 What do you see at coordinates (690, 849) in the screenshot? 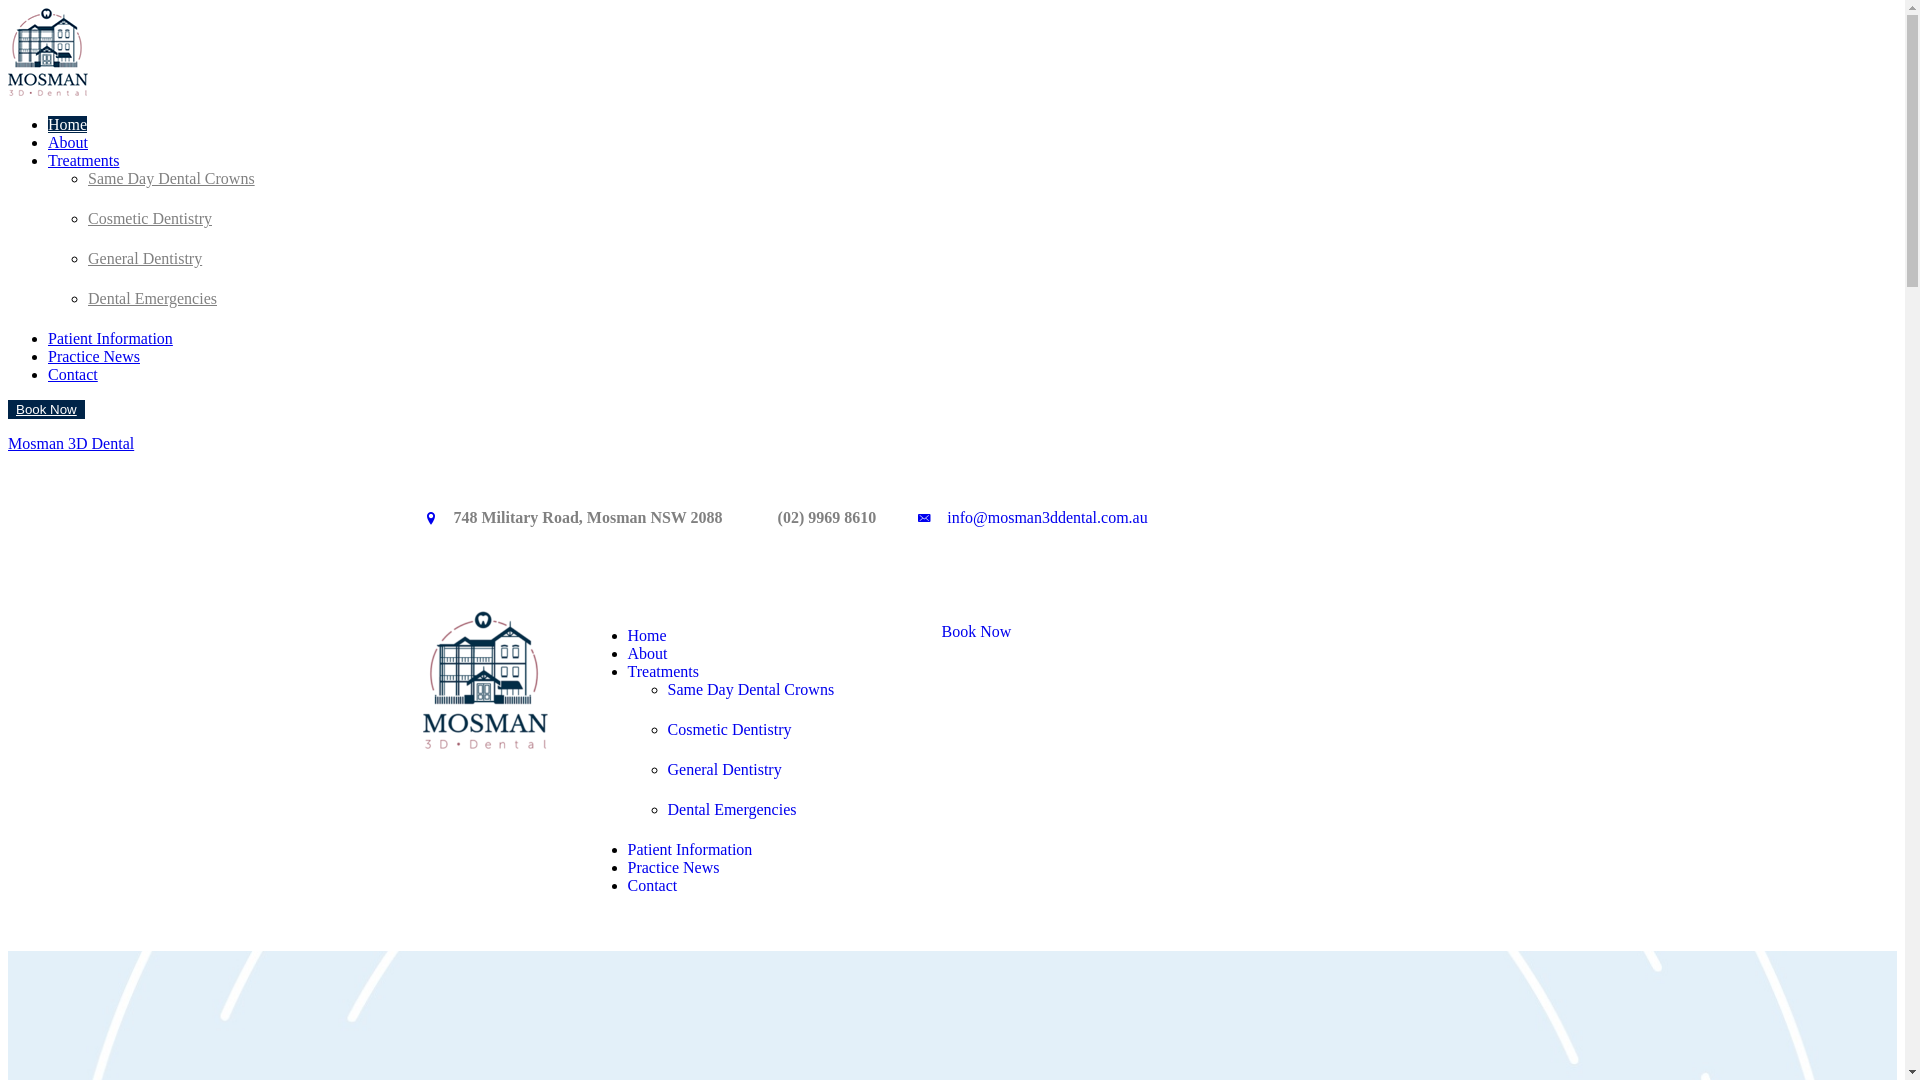
I see `'Patient Information'` at bounding box center [690, 849].